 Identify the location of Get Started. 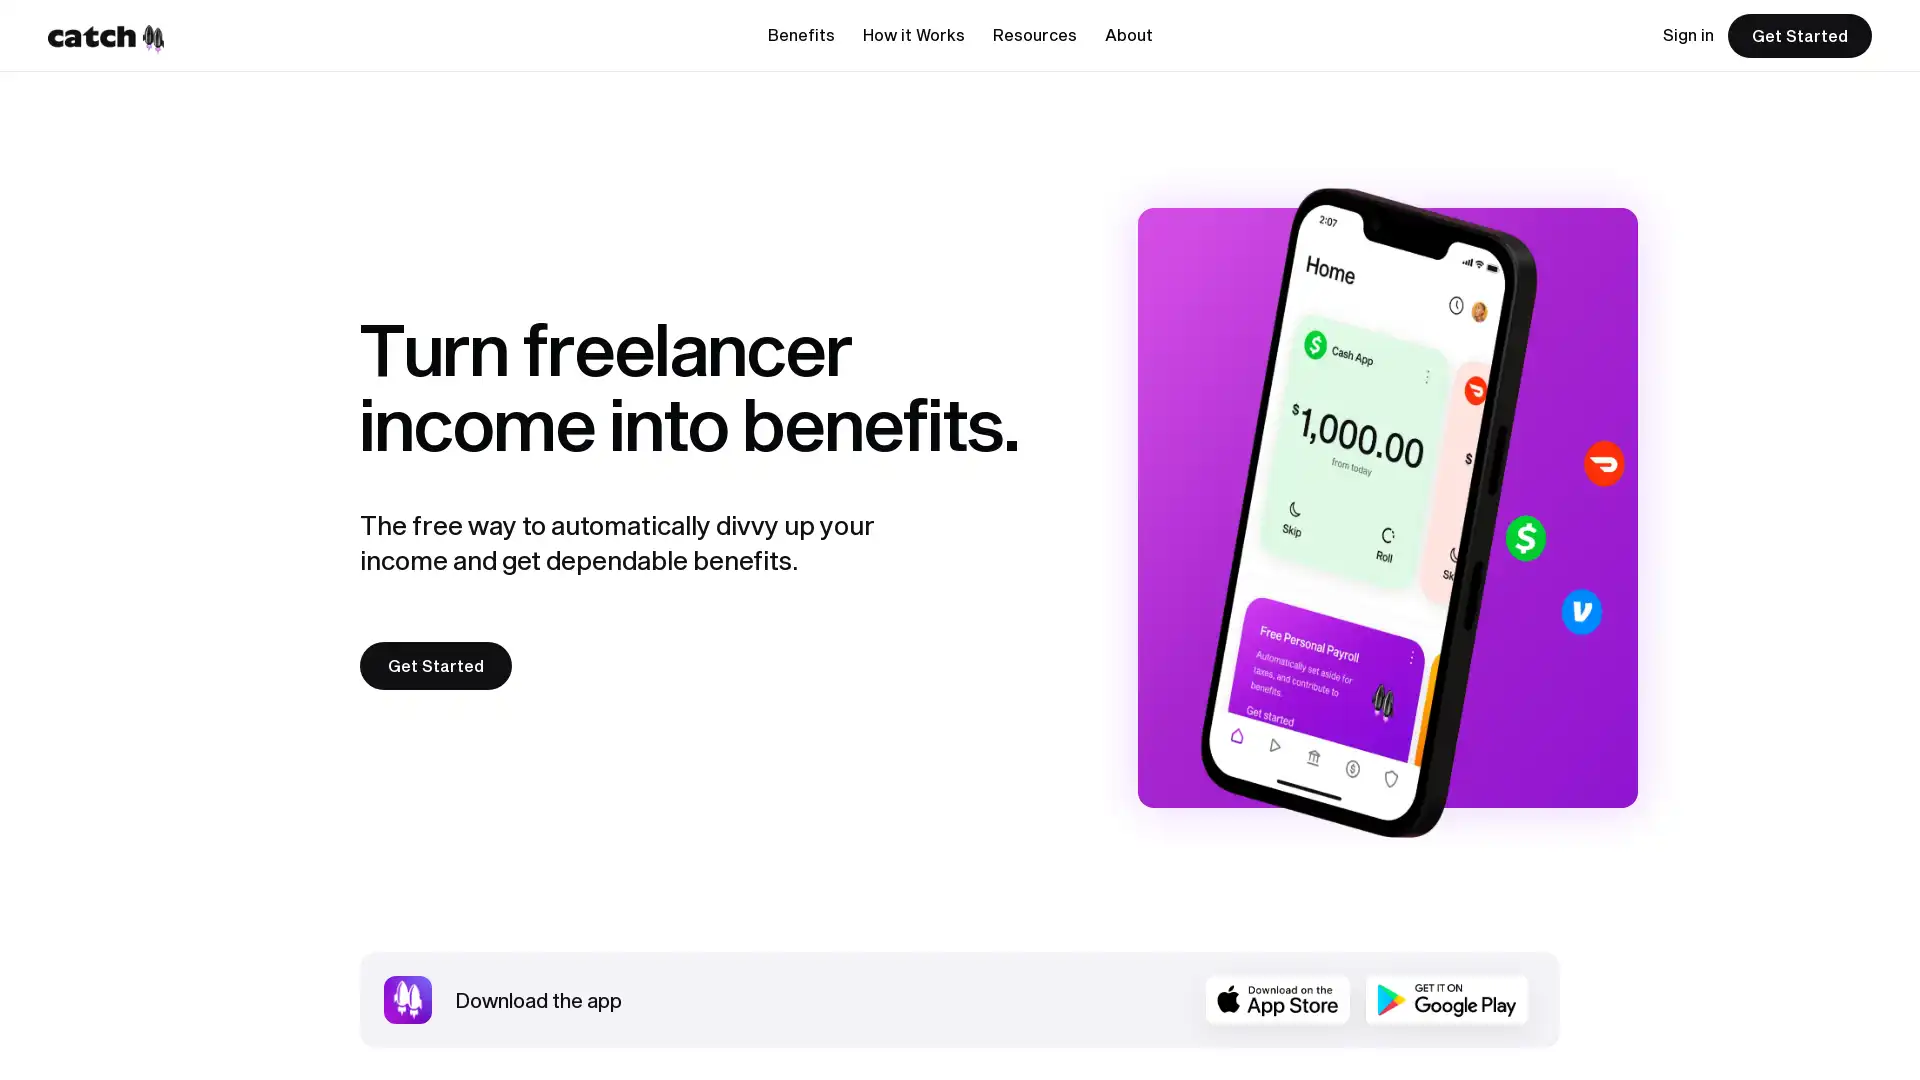
(435, 666).